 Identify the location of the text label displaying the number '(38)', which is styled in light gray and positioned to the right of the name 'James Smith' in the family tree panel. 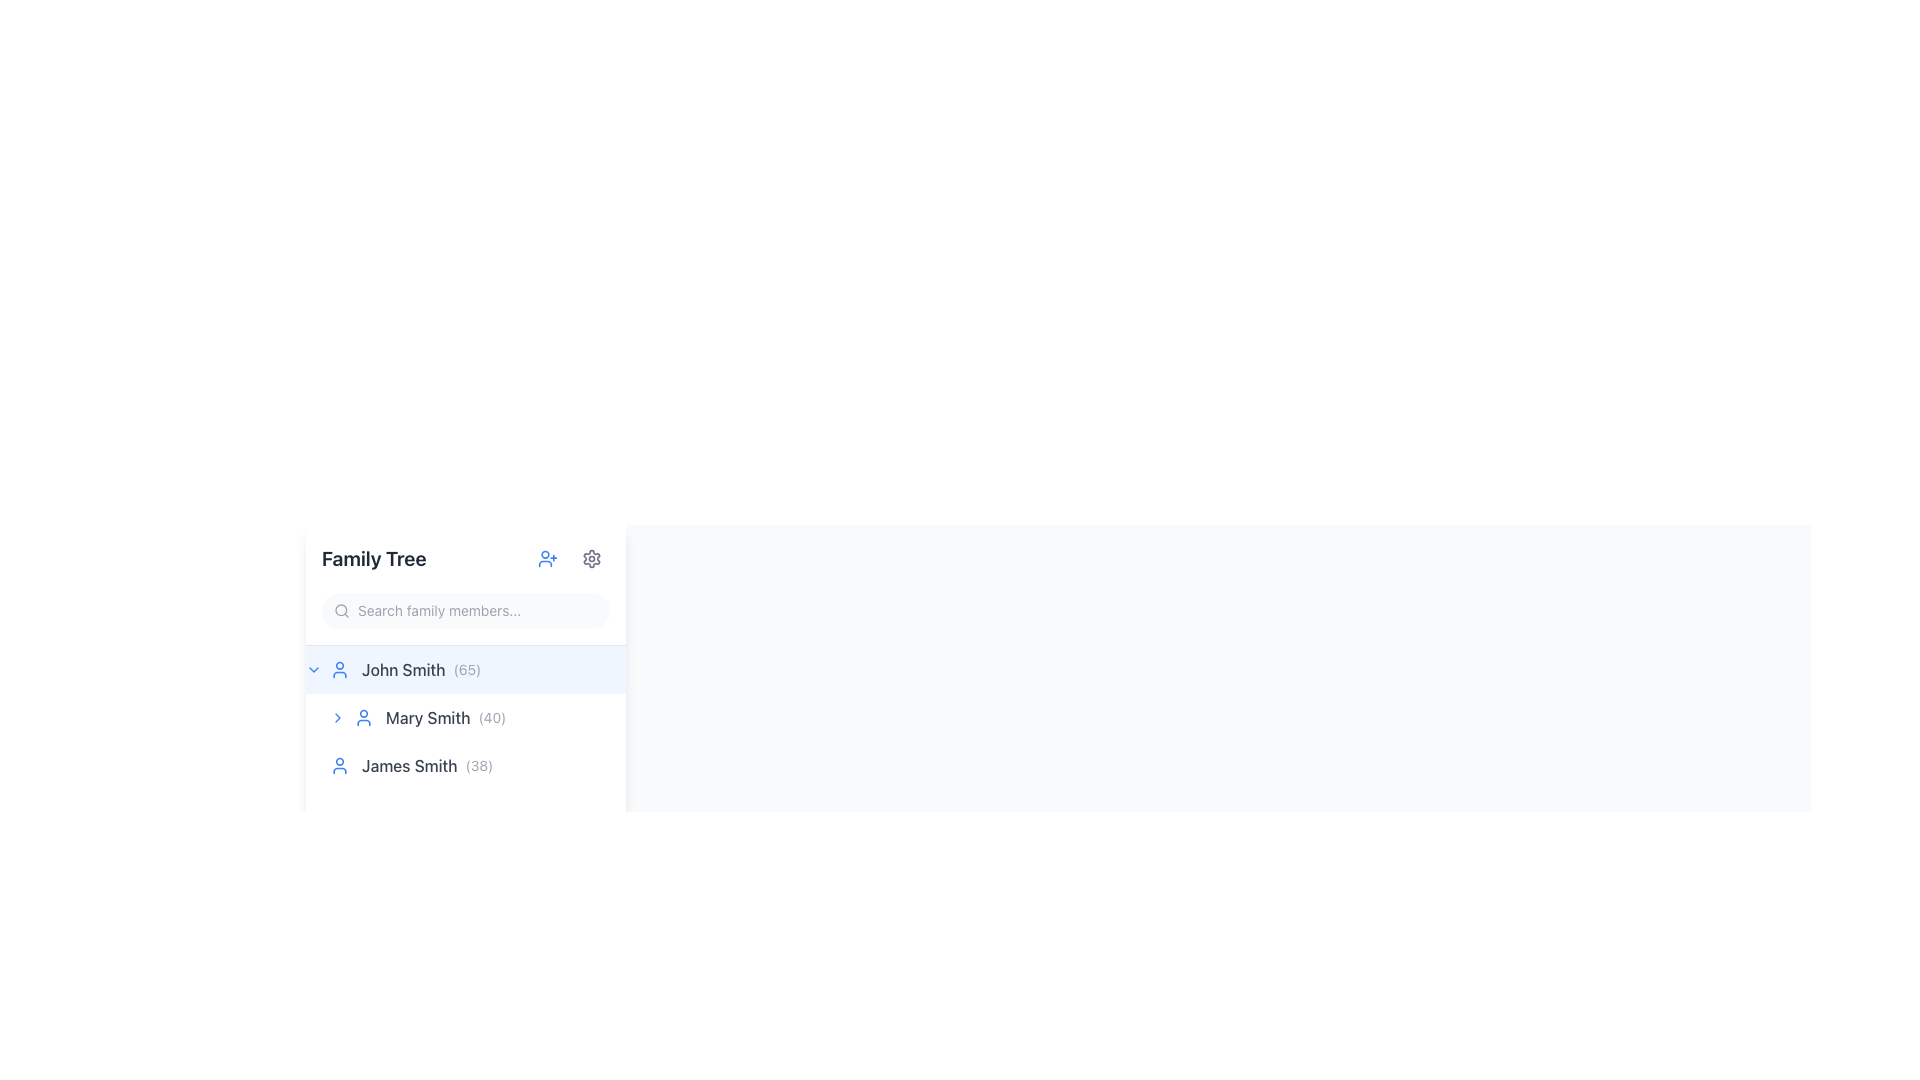
(478, 765).